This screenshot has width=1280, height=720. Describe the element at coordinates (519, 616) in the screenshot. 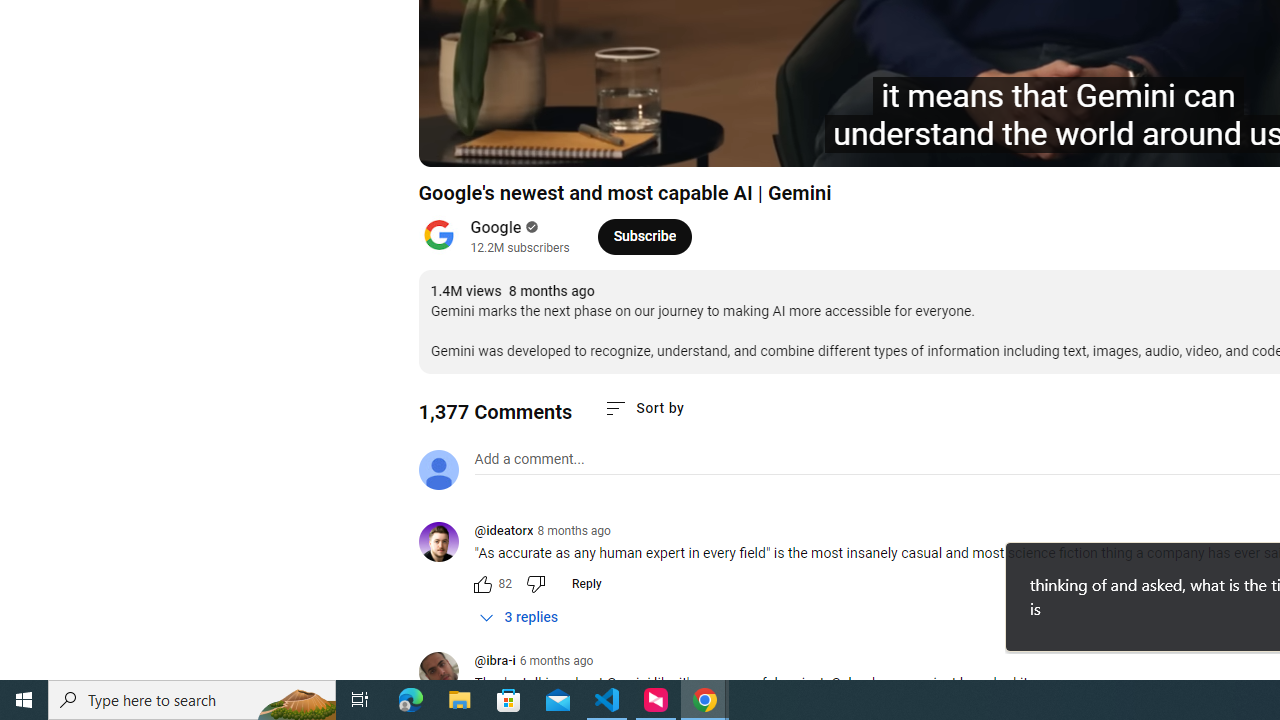

I see `'3 replies'` at that location.